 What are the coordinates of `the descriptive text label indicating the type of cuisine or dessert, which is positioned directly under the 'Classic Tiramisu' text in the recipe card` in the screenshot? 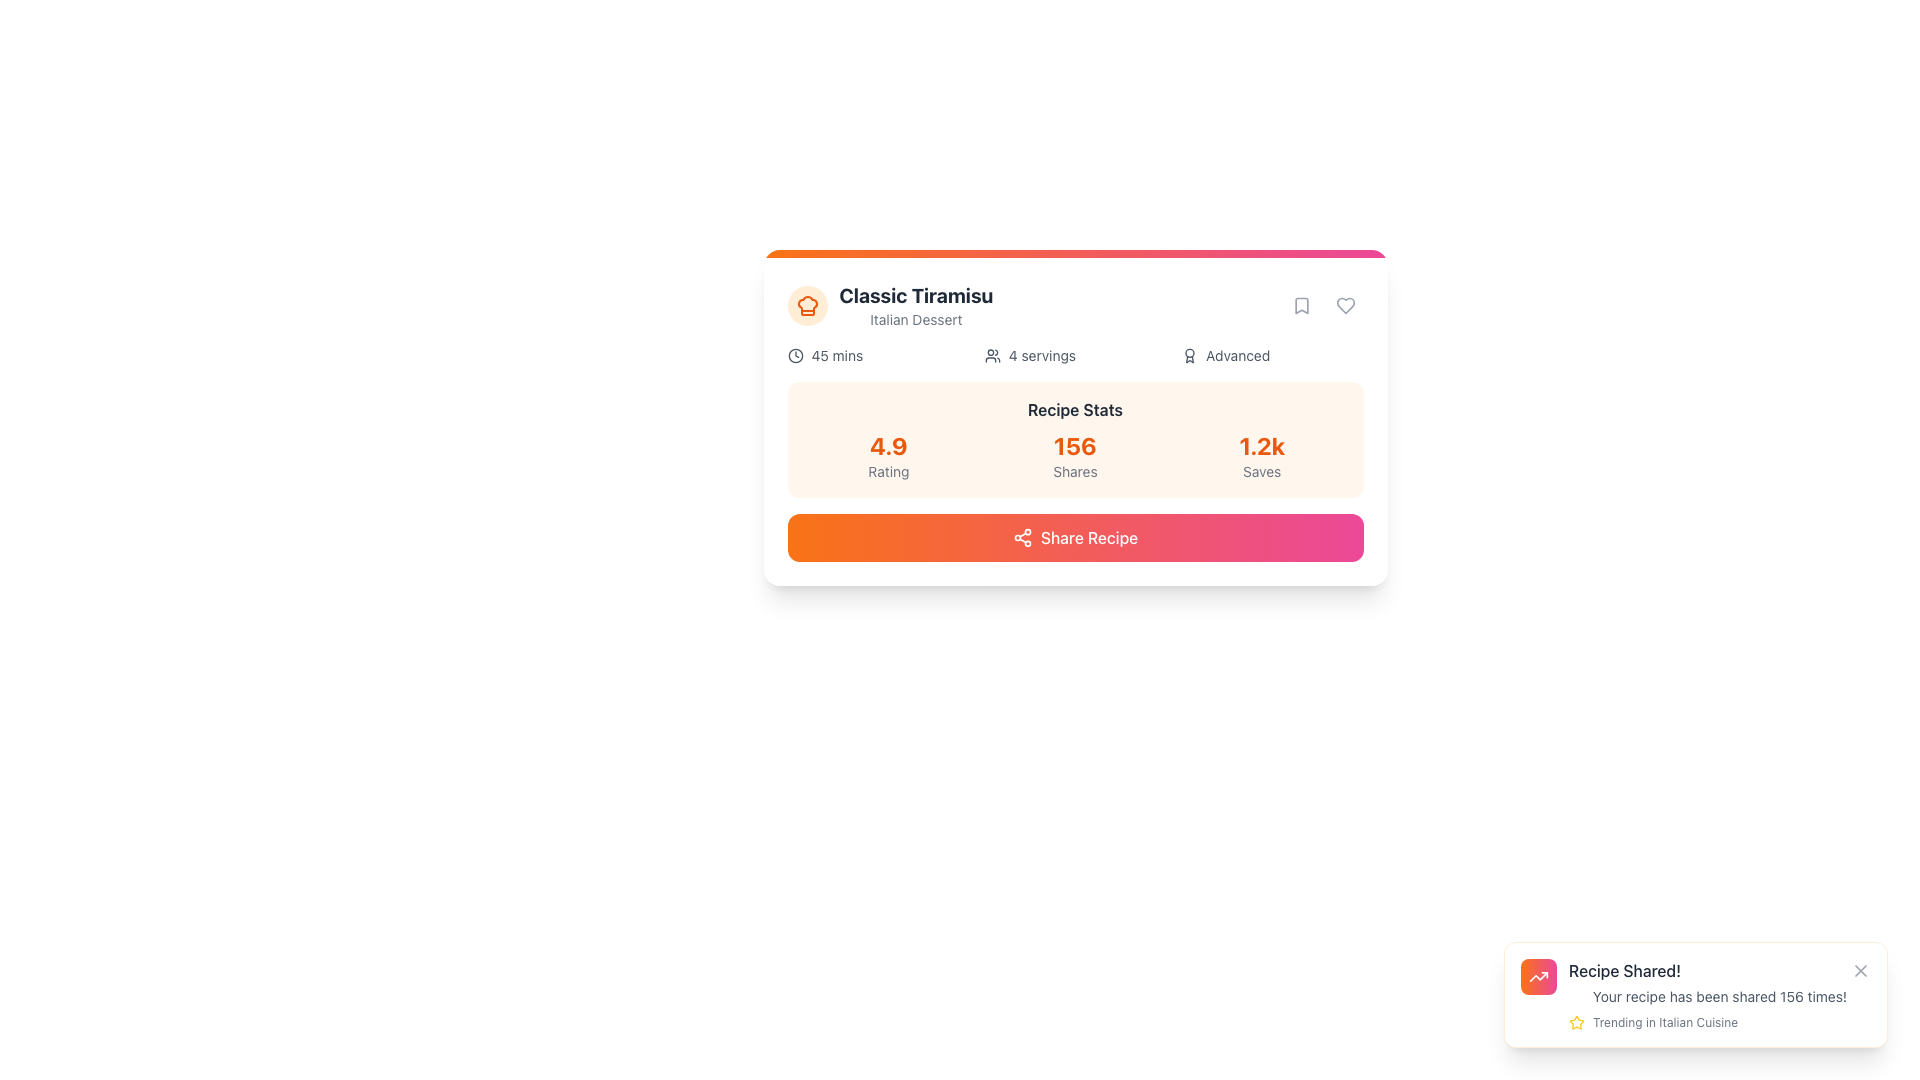 It's located at (915, 319).